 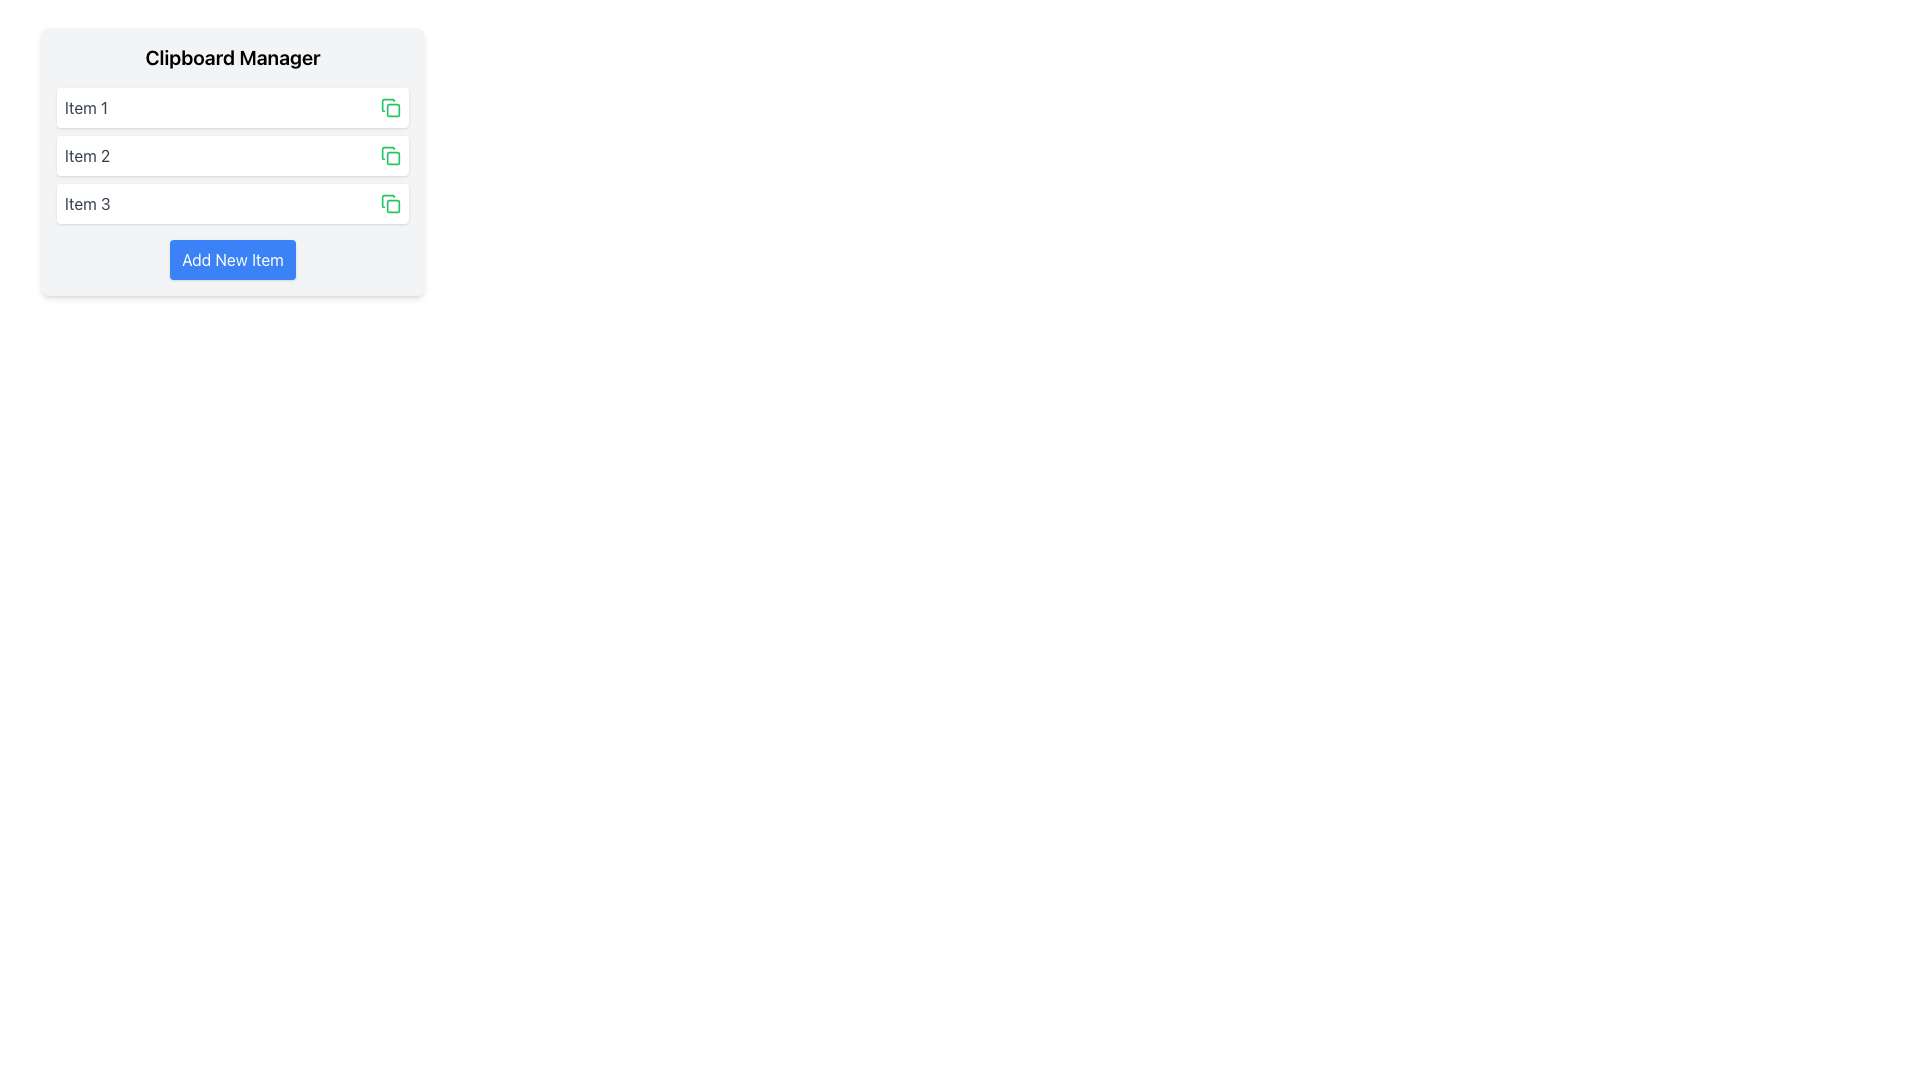 I want to click on the copy button icon located to the right of the first item entry in the vertical list, which enhances visual clarity, so click(x=393, y=110).